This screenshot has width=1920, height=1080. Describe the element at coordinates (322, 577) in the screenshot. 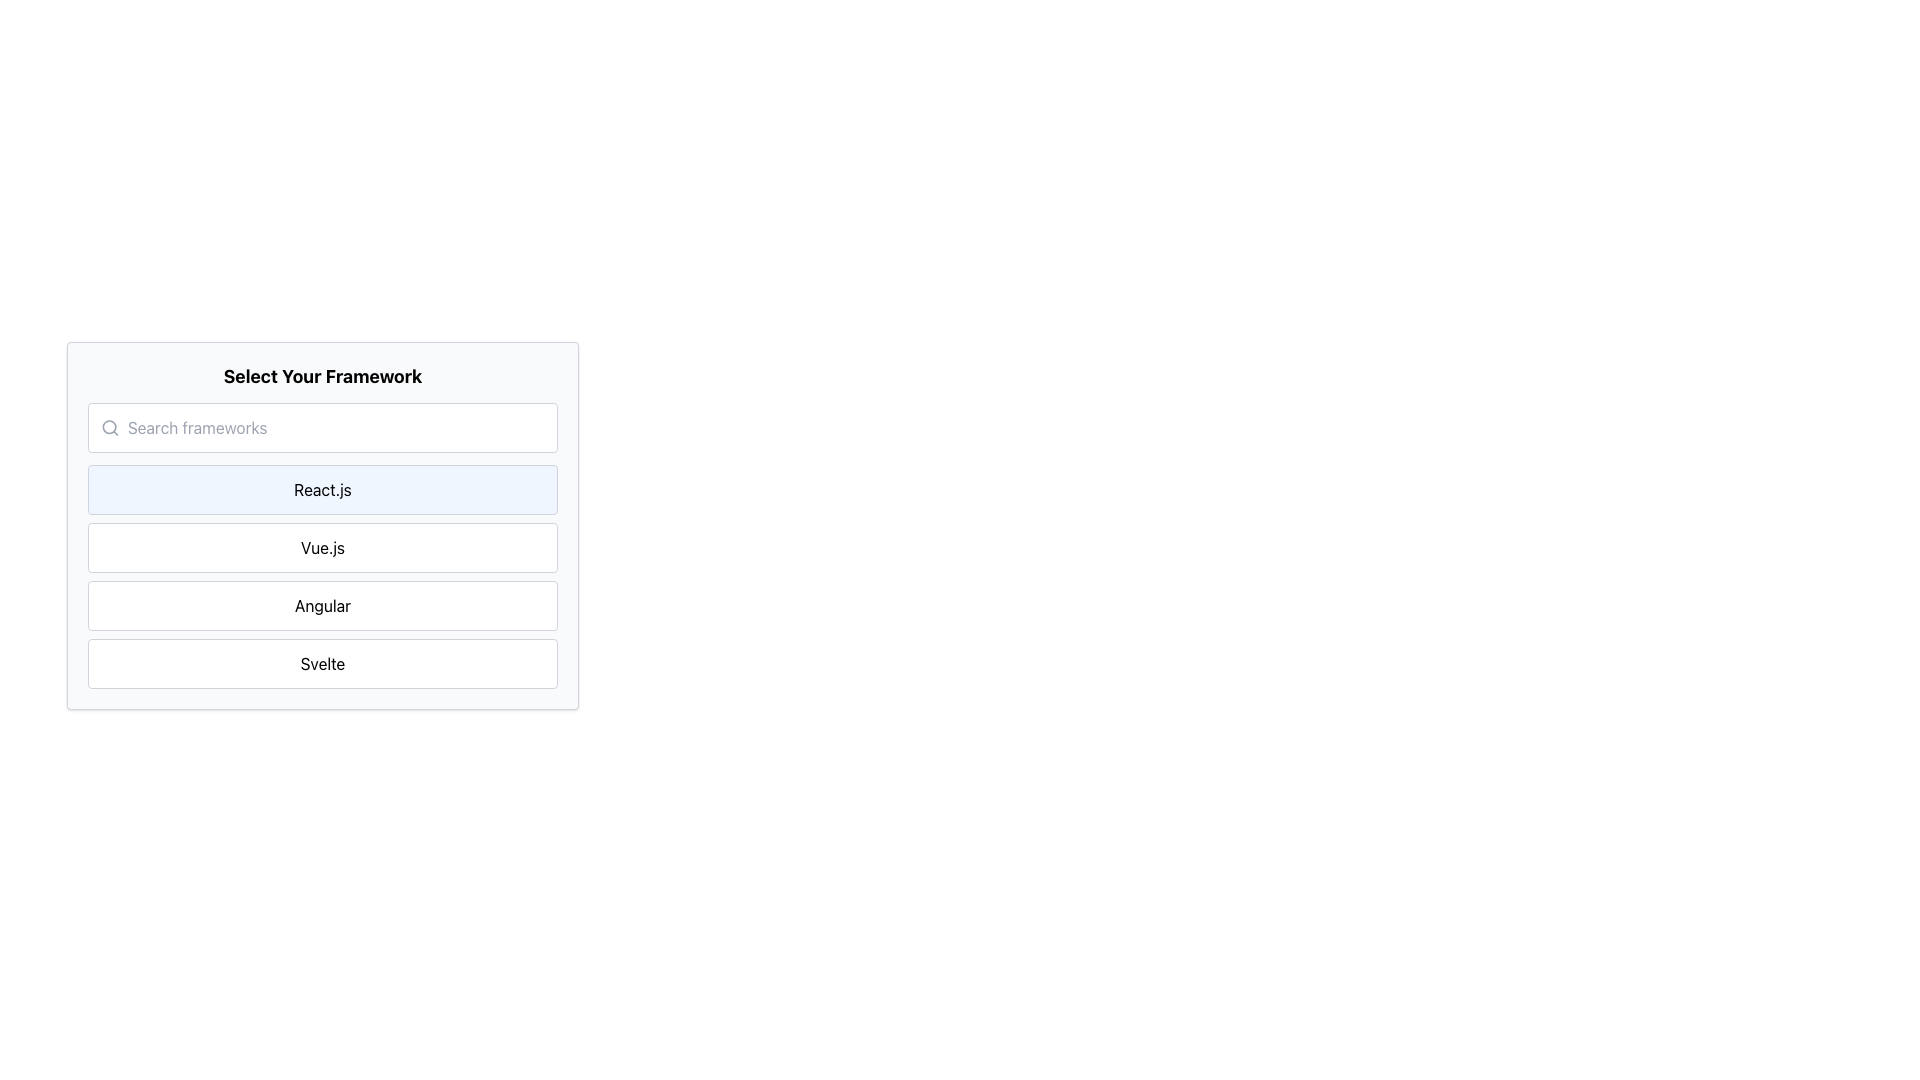

I see `an item in the Selectable list located below the 'Select Your Framework' label` at that location.